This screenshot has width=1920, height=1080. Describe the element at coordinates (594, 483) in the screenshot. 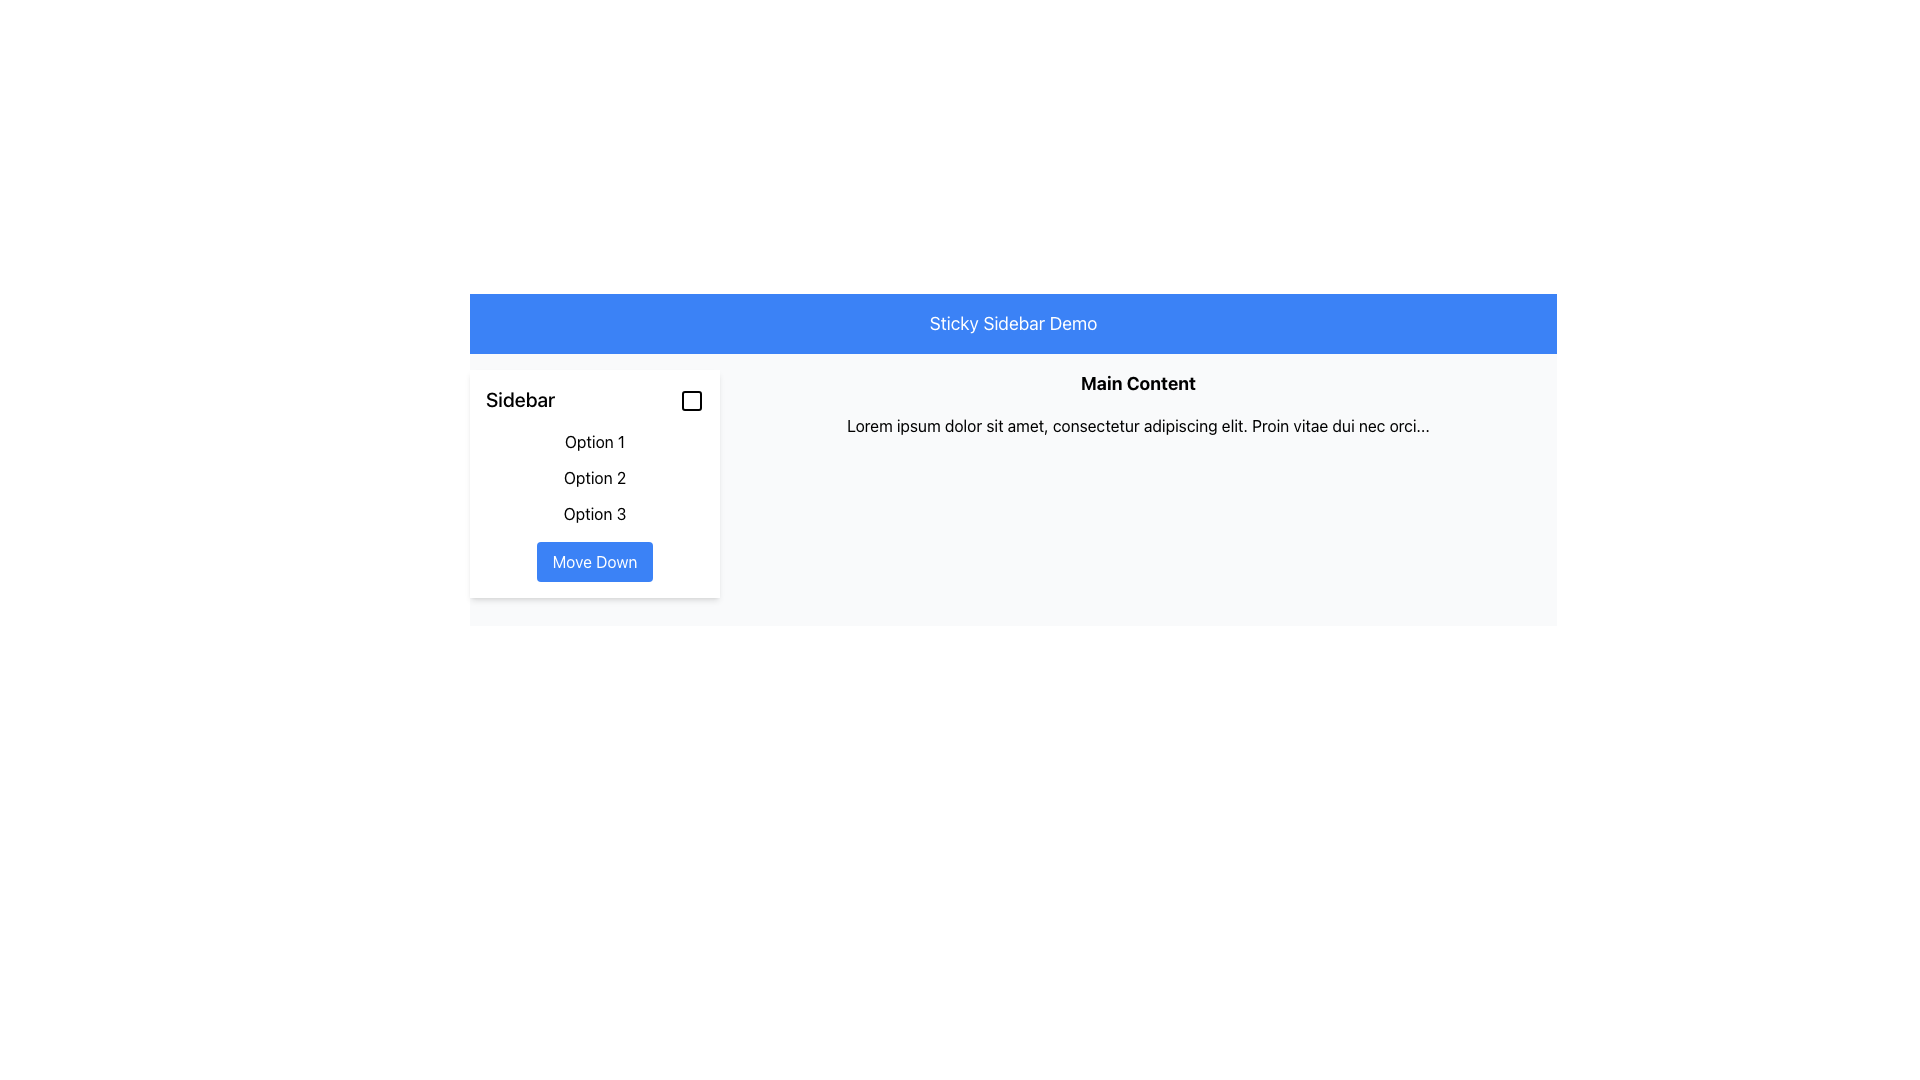

I see `the textual link labeled 'Option 2' in the sidebar panel` at that location.